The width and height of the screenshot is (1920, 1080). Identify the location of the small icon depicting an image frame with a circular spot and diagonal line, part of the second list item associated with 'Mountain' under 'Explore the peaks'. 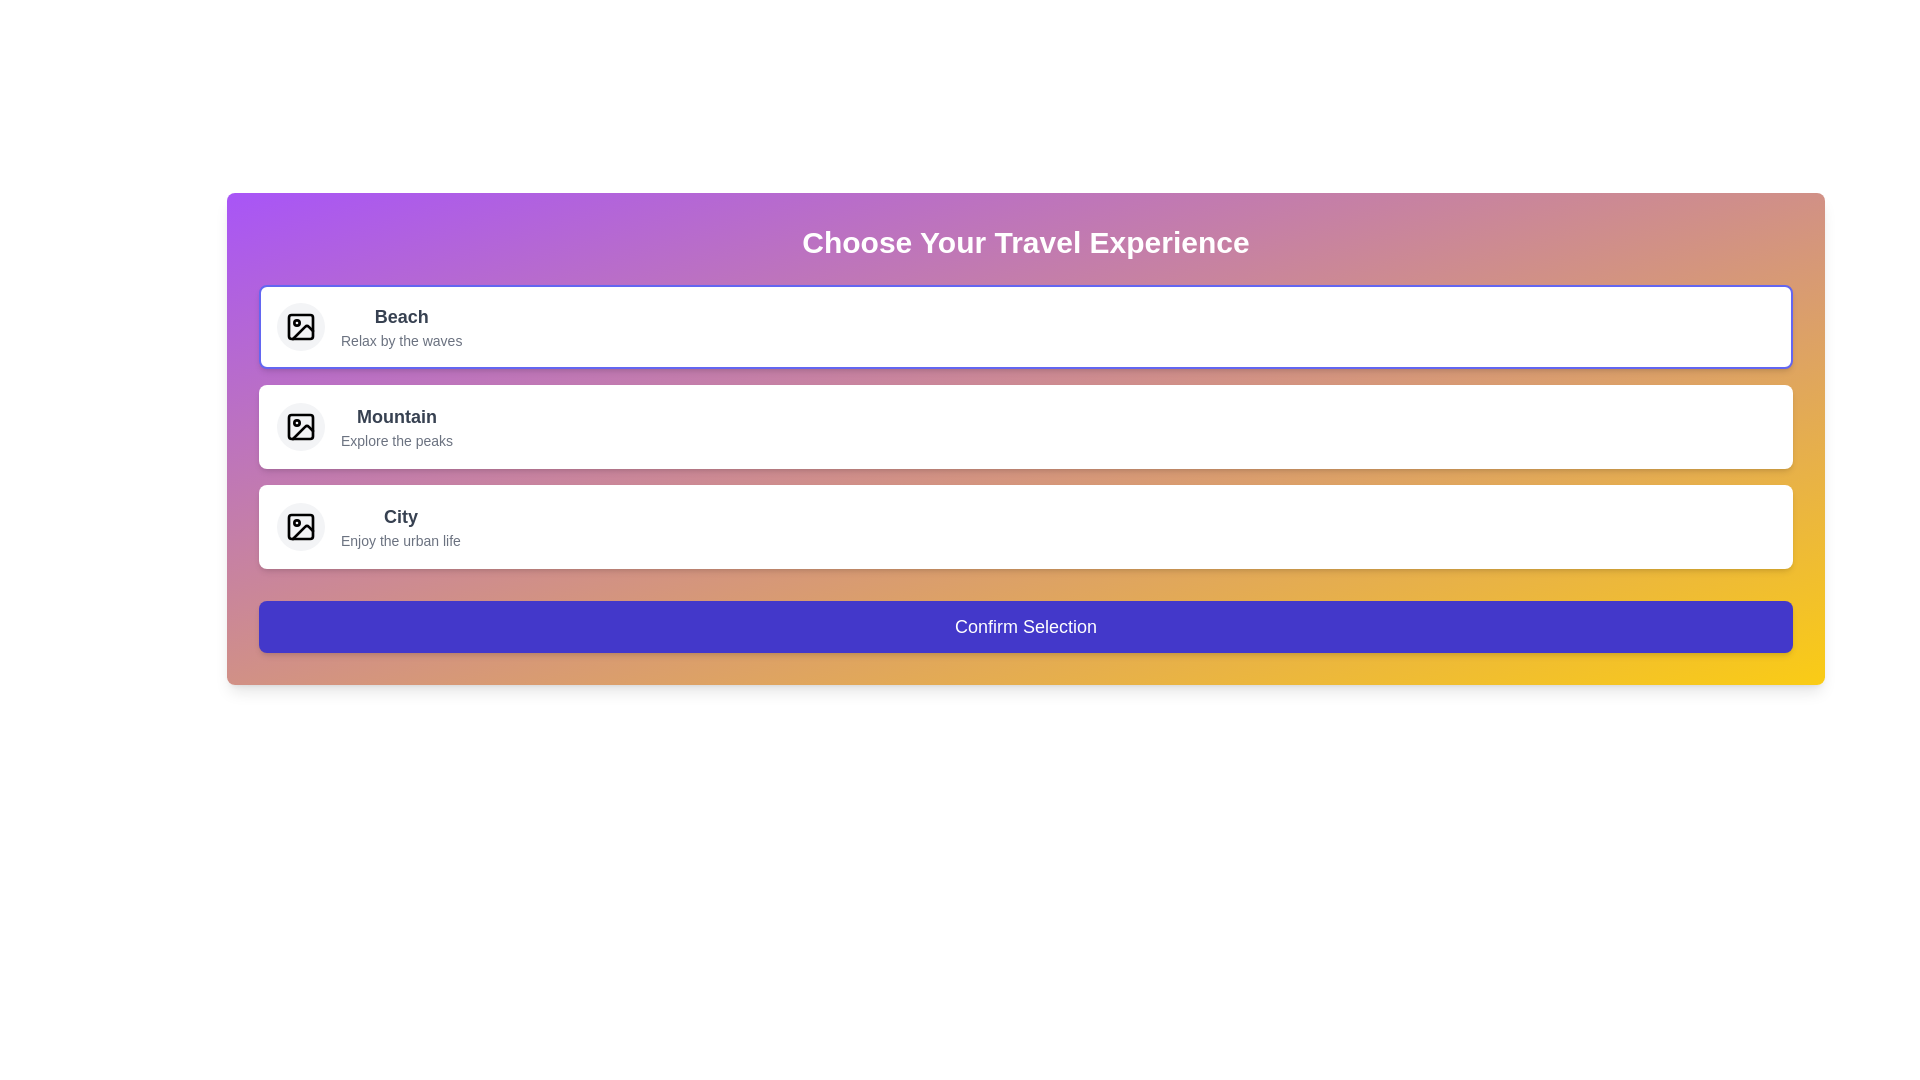
(300, 426).